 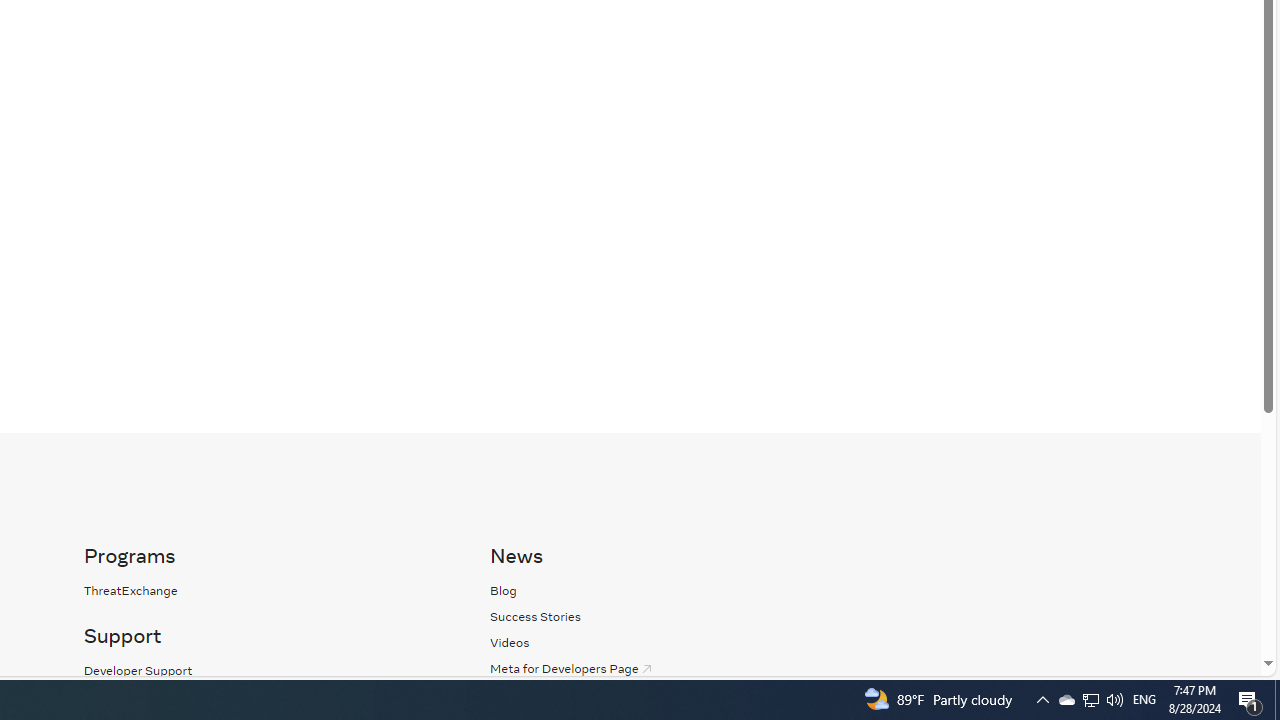 What do you see at coordinates (129, 589) in the screenshot?
I see `'ThreatExchange'` at bounding box center [129, 589].